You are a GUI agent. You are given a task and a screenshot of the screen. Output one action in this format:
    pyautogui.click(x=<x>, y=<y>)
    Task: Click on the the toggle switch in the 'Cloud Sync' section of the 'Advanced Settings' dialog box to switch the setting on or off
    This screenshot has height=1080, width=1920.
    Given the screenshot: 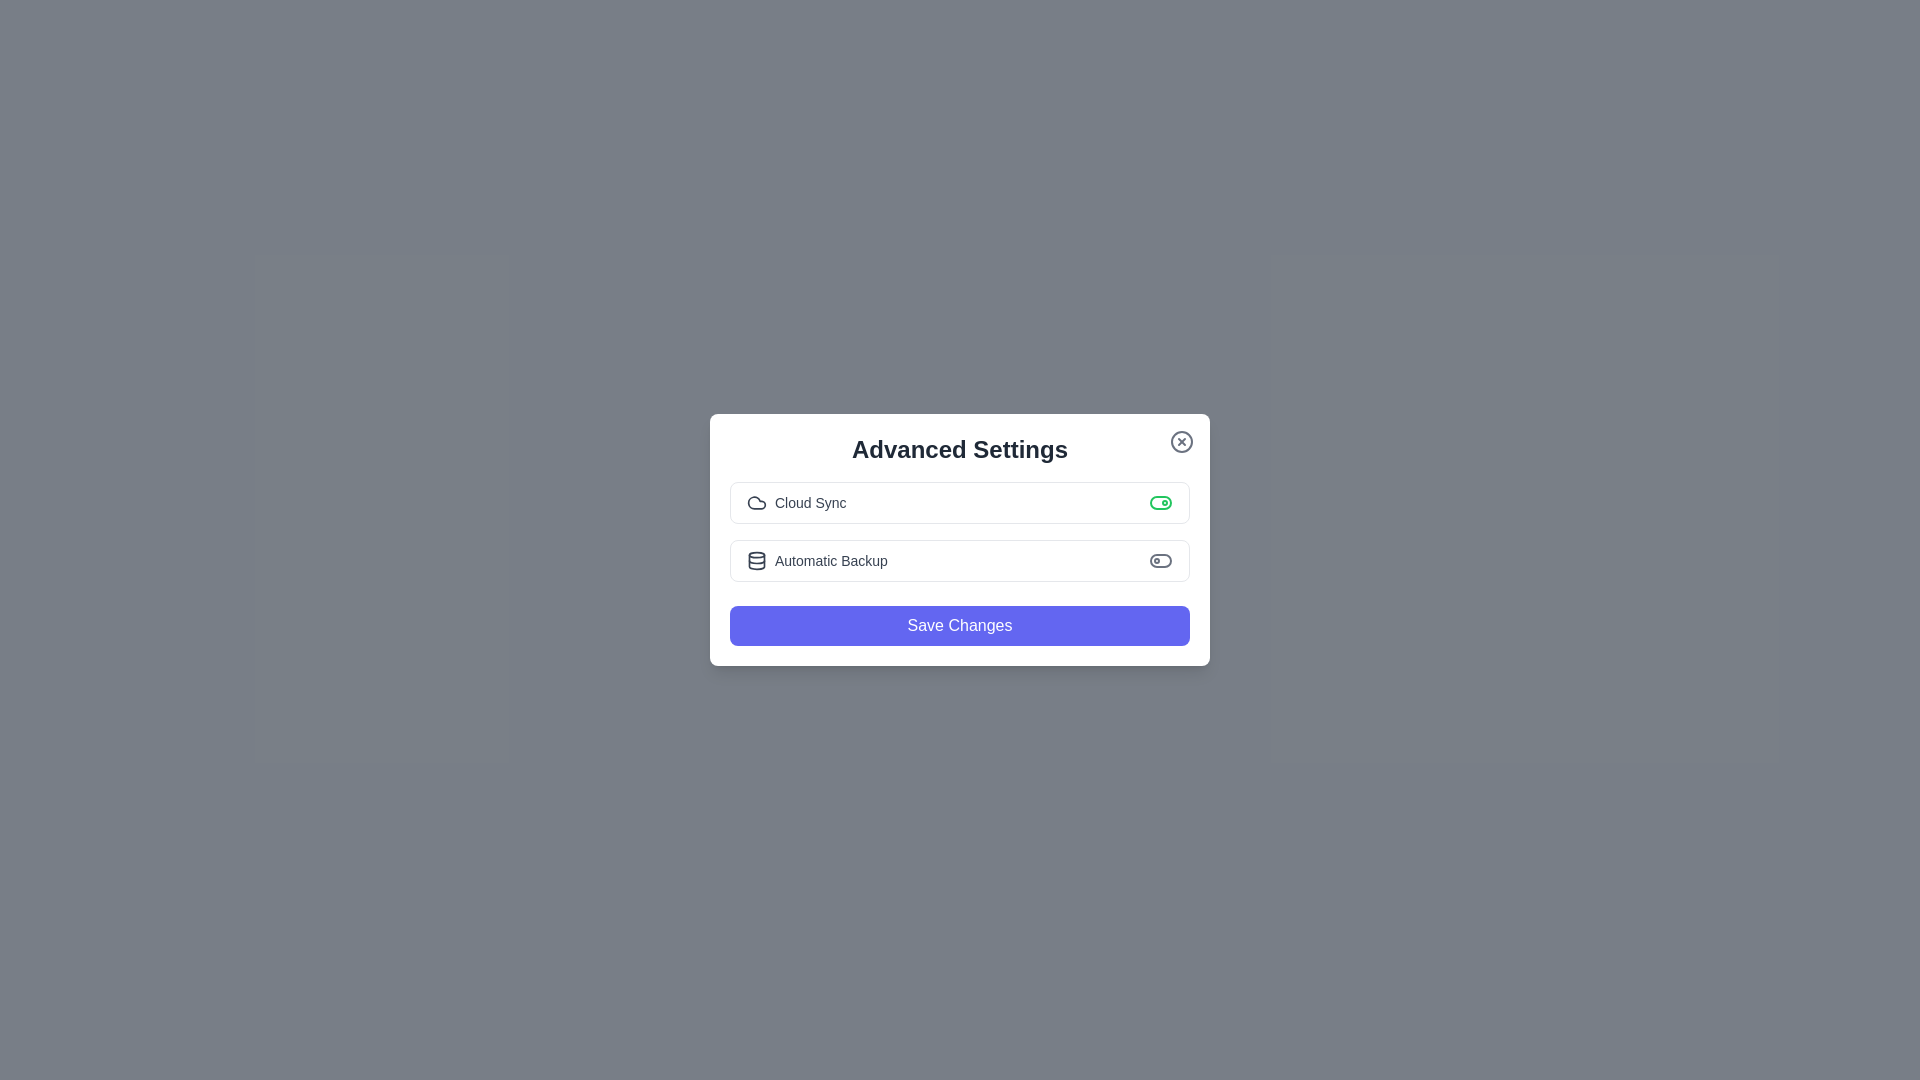 What is the action you would take?
    pyautogui.click(x=960, y=540)
    